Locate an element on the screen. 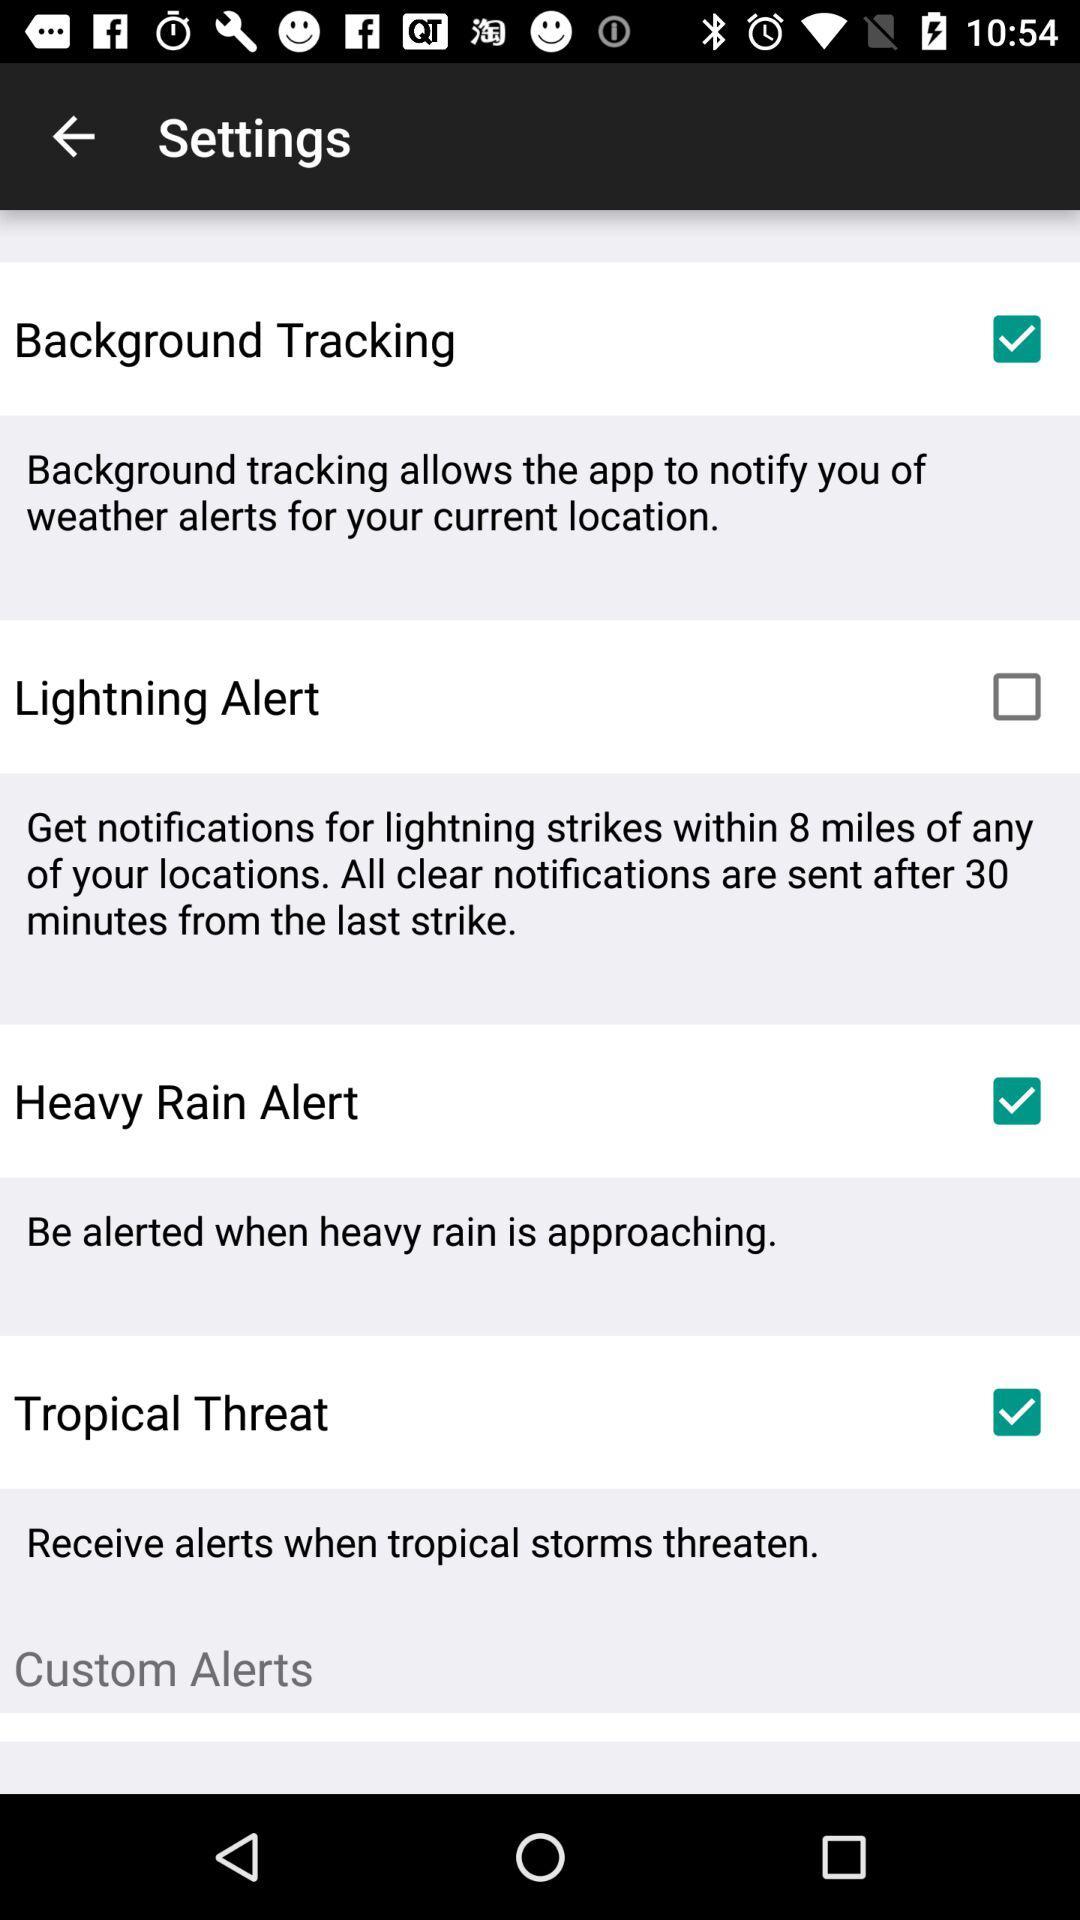 The height and width of the screenshot is (1920, 1080). its a checkbox is located at coordinates (1017, 1099).